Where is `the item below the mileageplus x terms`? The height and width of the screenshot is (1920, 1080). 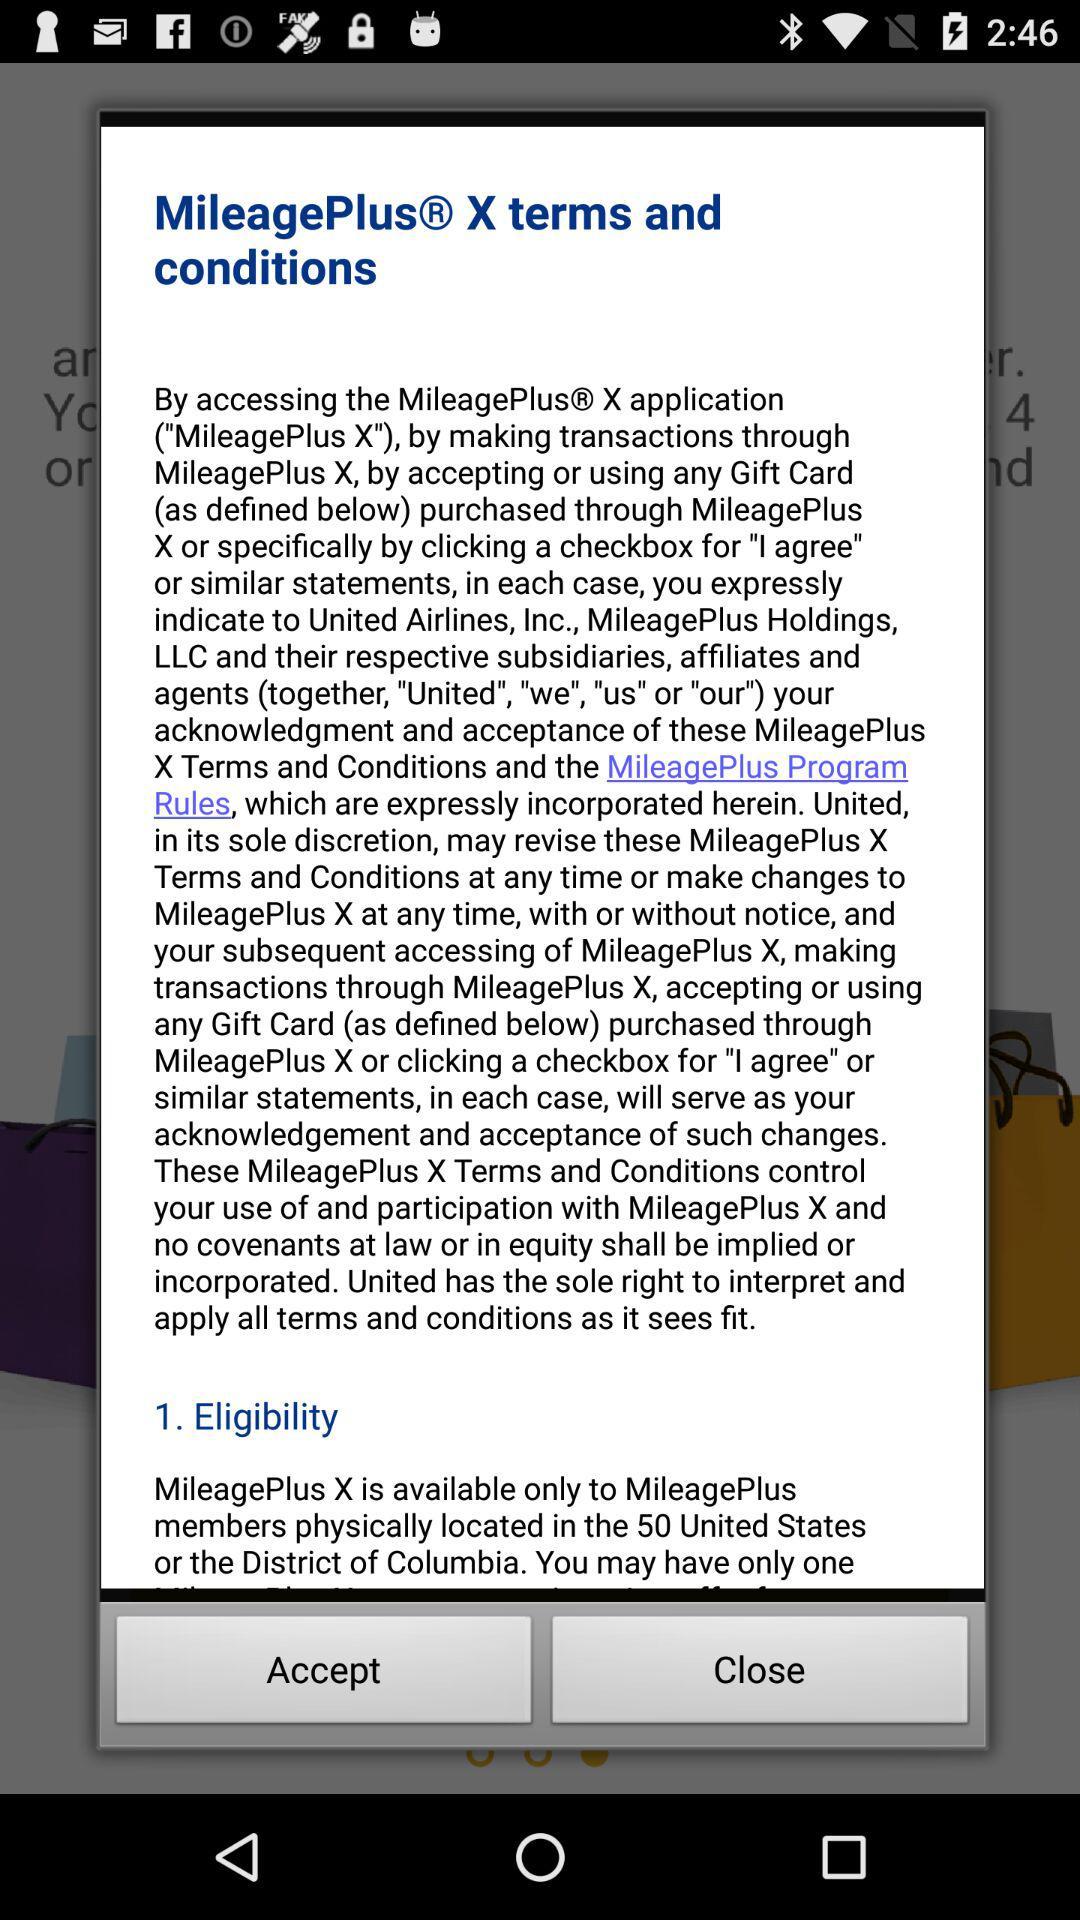 the item below the mileageplus x terms is located at coordinates (542, 857).